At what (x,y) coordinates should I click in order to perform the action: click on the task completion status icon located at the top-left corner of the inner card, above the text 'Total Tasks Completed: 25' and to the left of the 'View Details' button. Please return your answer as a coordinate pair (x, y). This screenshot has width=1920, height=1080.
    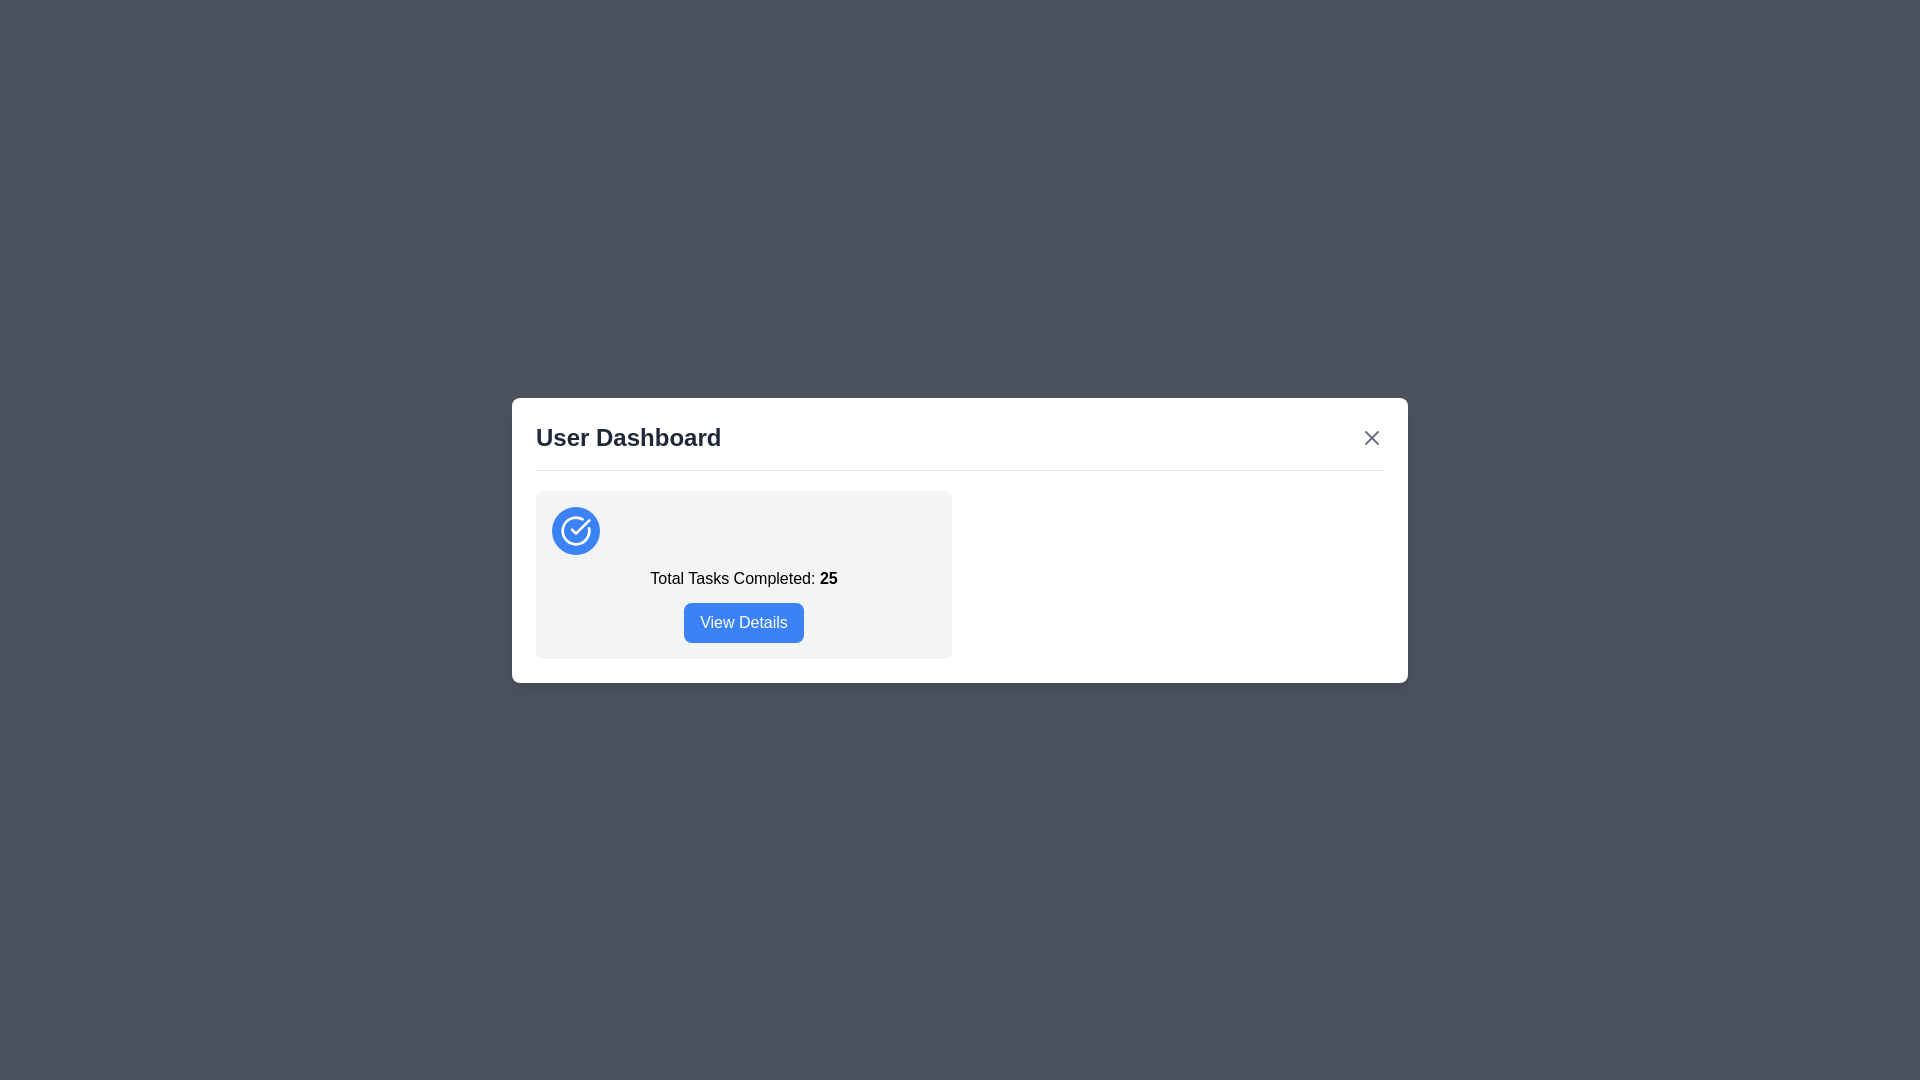
    Looking at the image, I should click on (575, 528).